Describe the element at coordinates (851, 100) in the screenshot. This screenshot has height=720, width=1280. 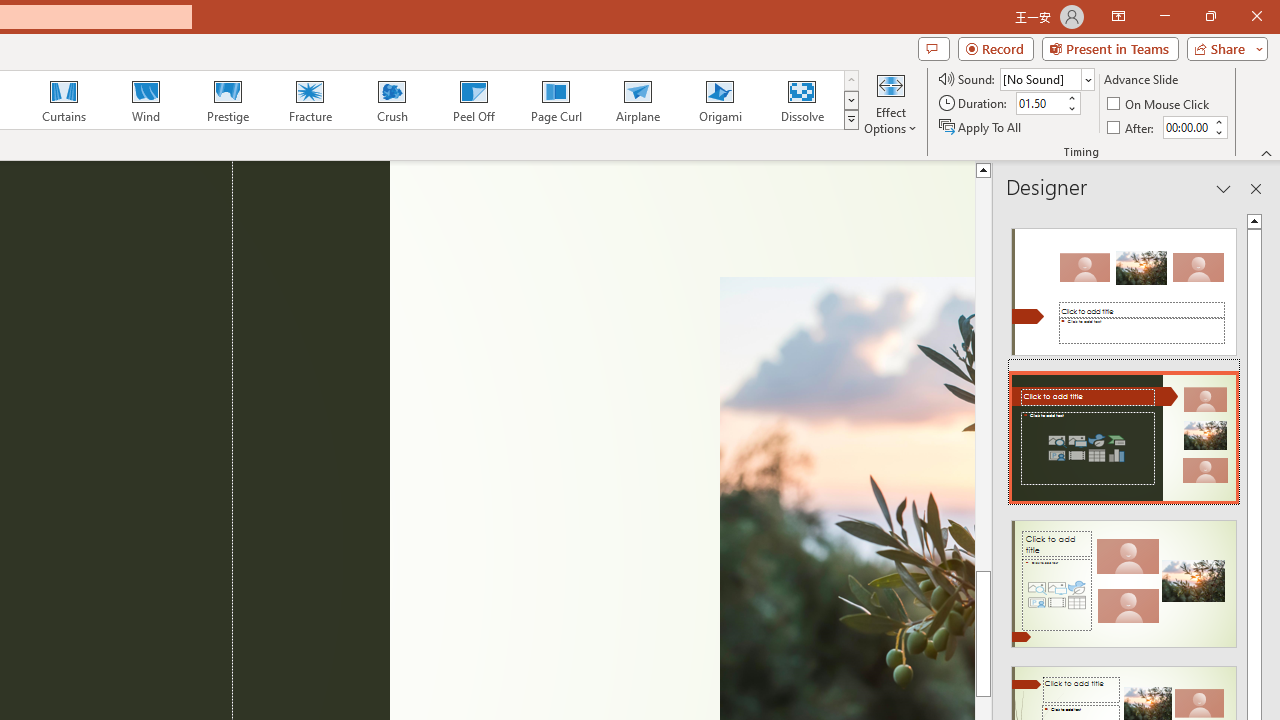
I see `'Row Down'` at that location.